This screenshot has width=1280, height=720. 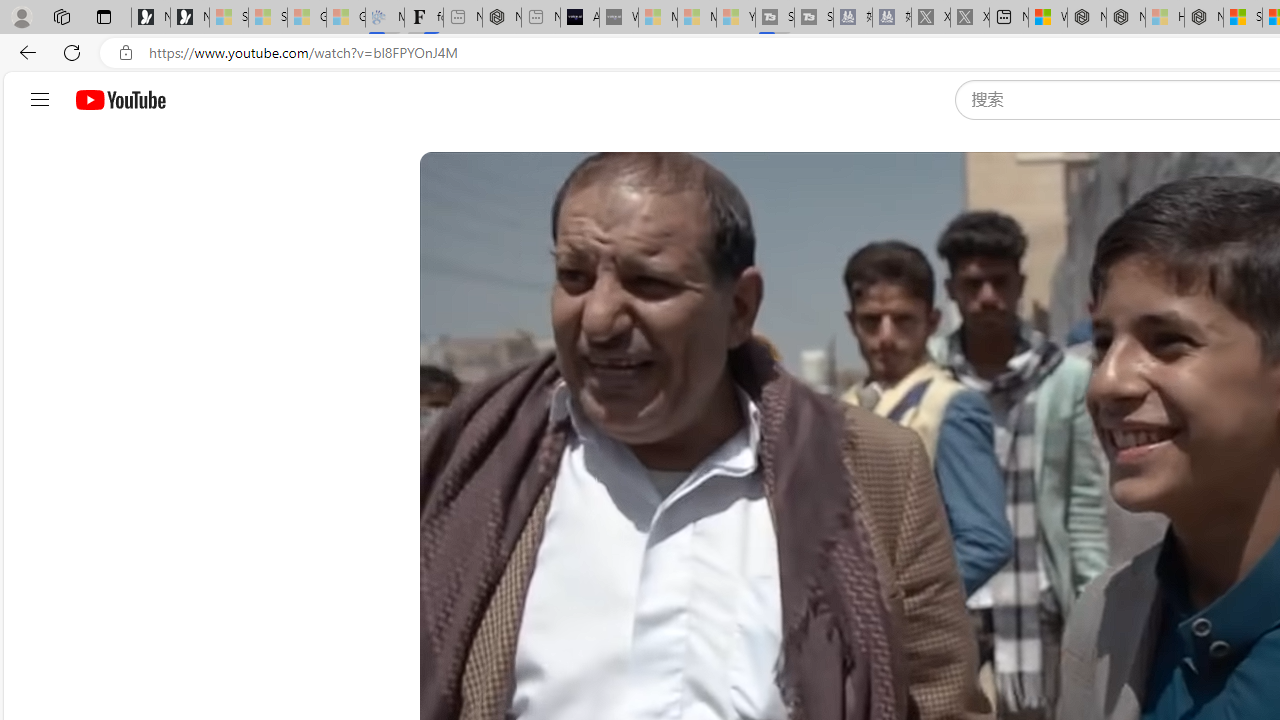 I want to click on 'AI Voice Changer for PC and Mac - Voice.ai', so click(x=578, y=17).